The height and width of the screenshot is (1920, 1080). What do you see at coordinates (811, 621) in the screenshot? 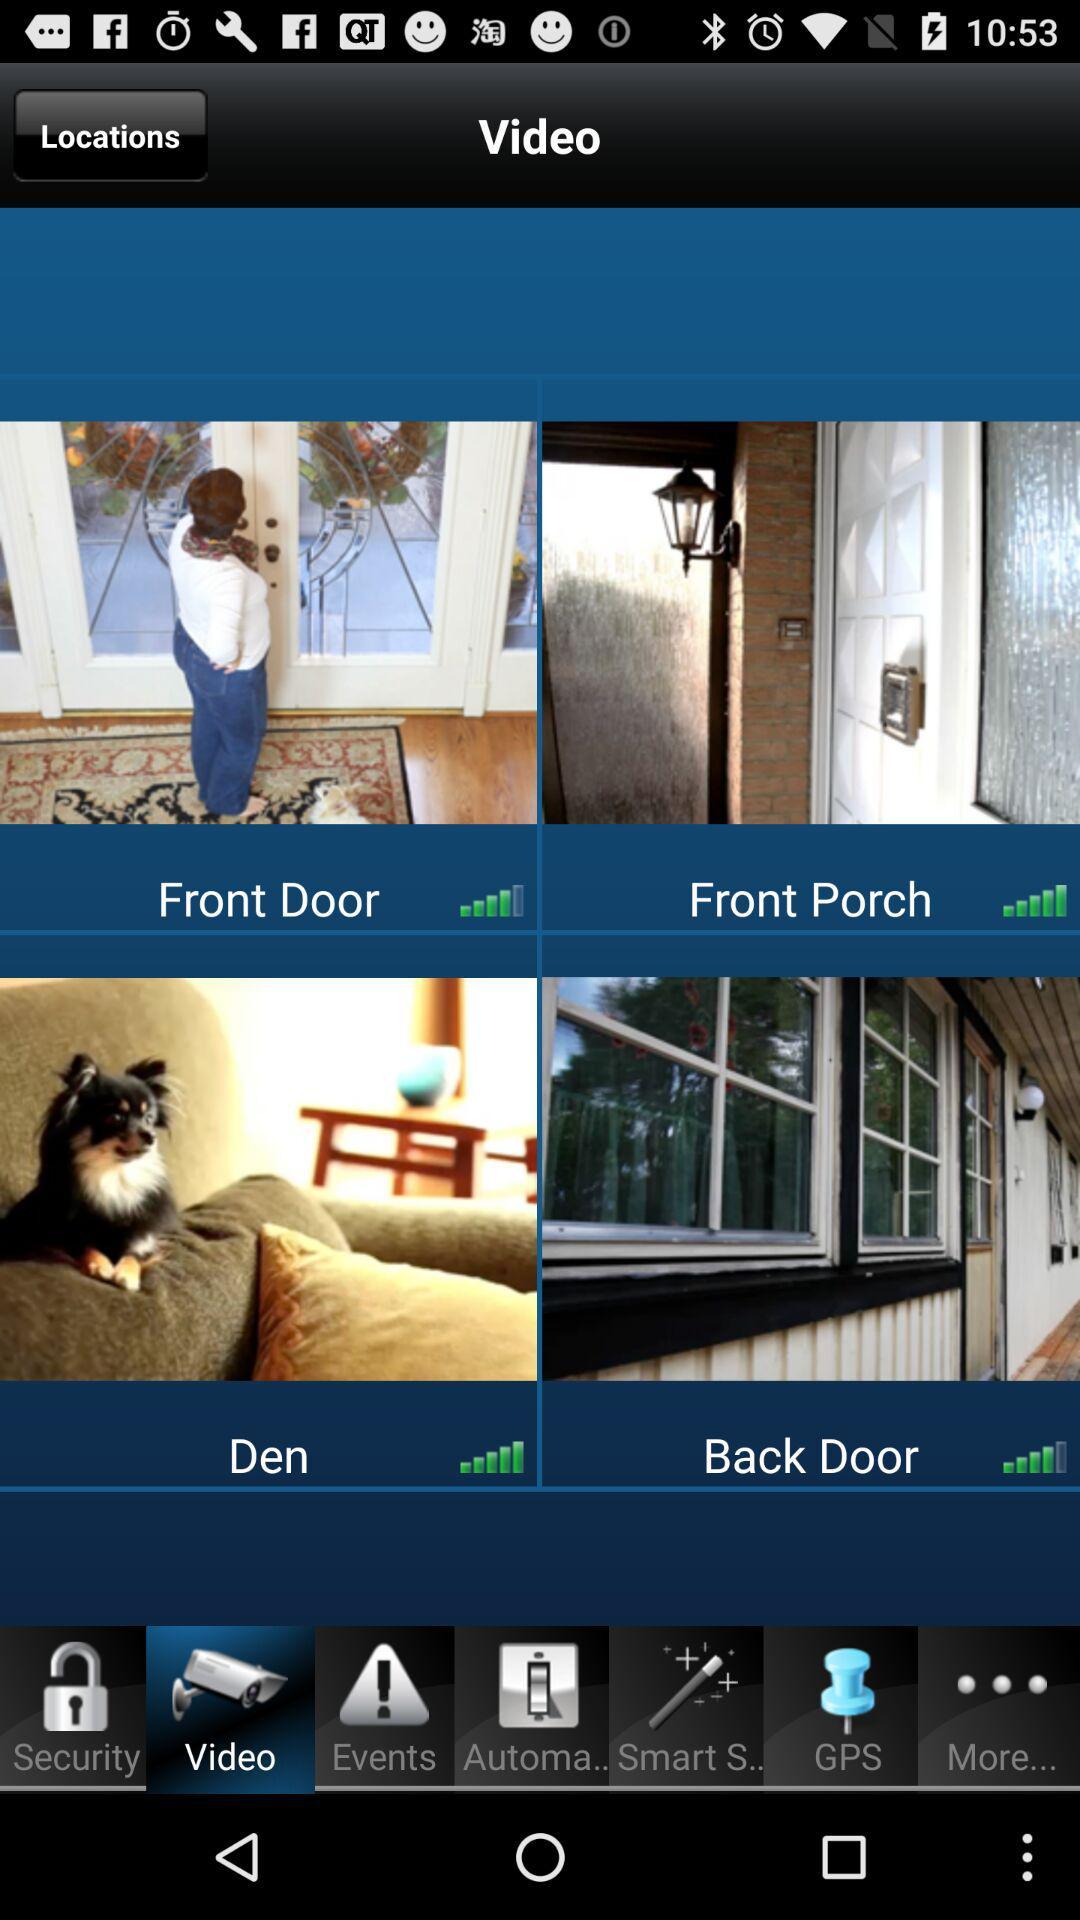
I see `open picture of porch` at bounding box center [811, 621].